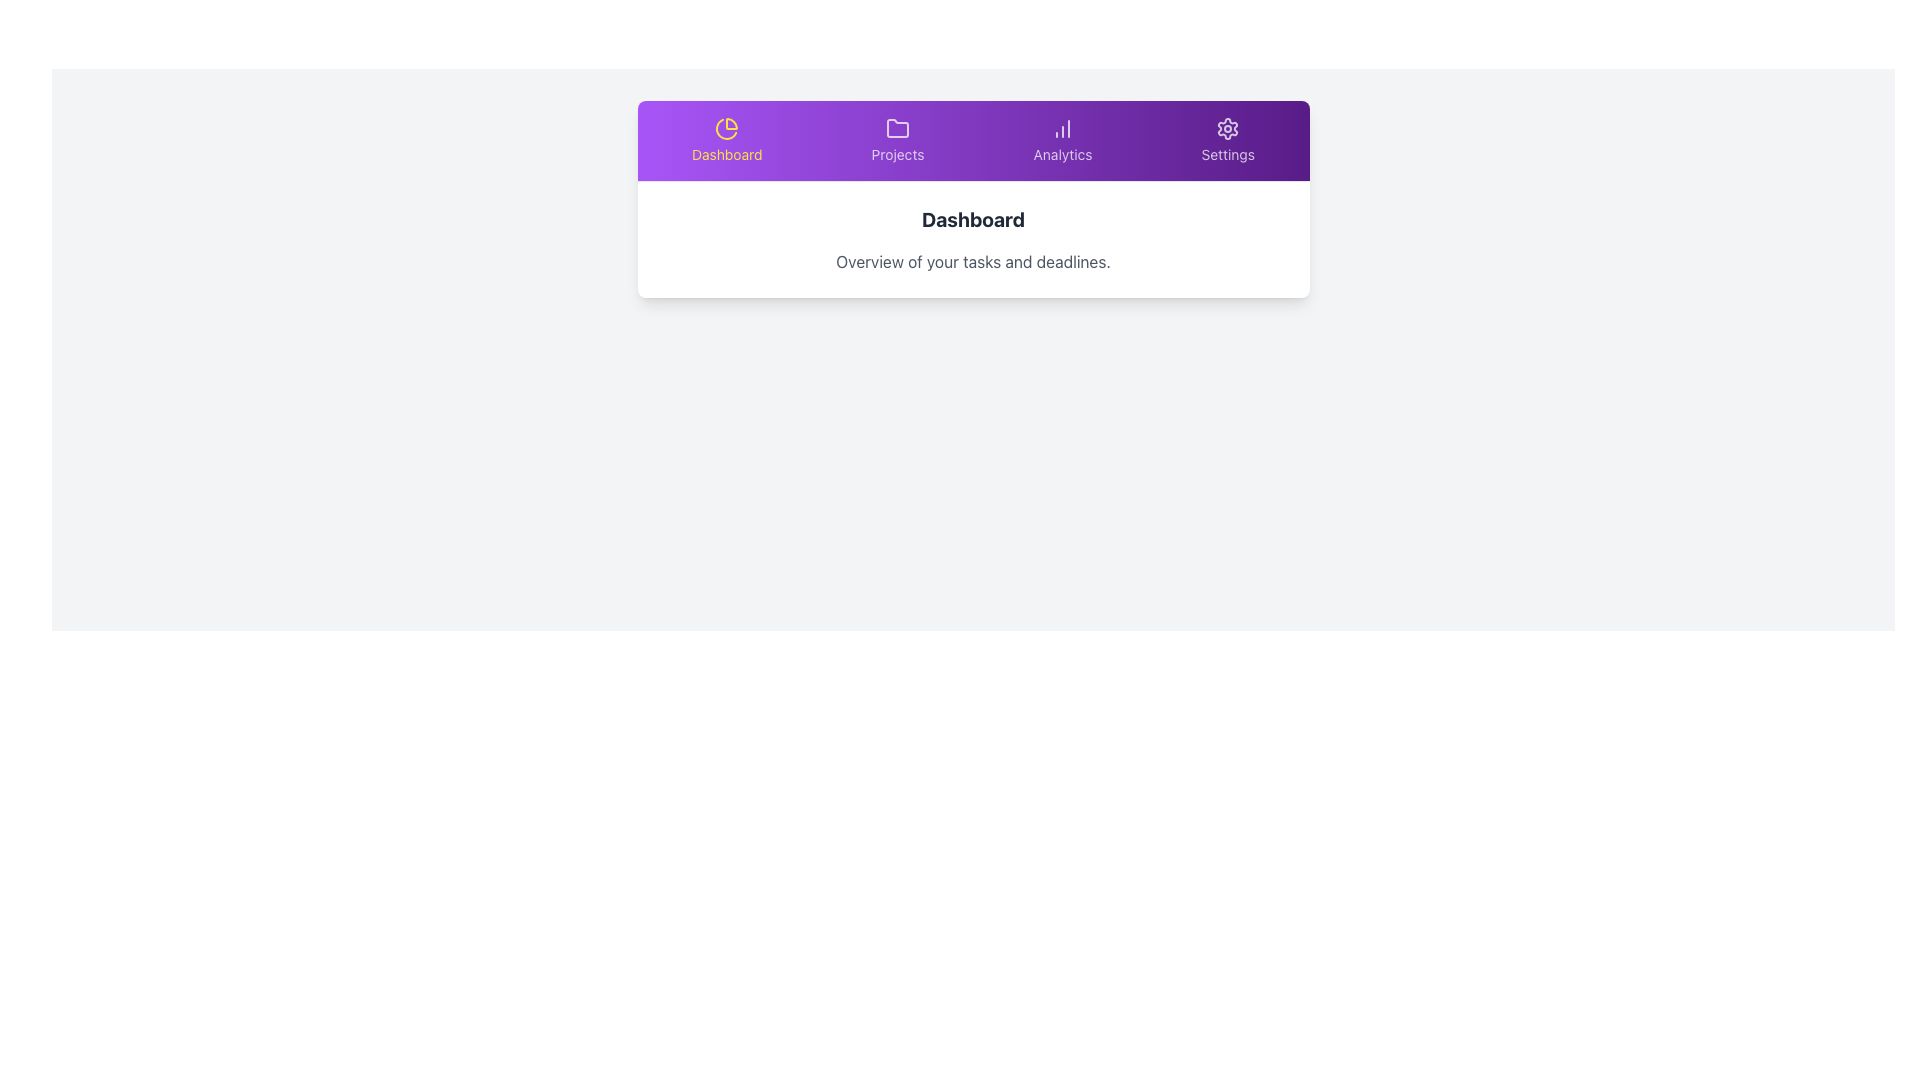 This screenshot has width=1920, height=1080. What do you see at coordinates (726, 140) in the screenshot?
I see `the navigation button labeled 'Dashboard'` at bounding box center [726, 140].